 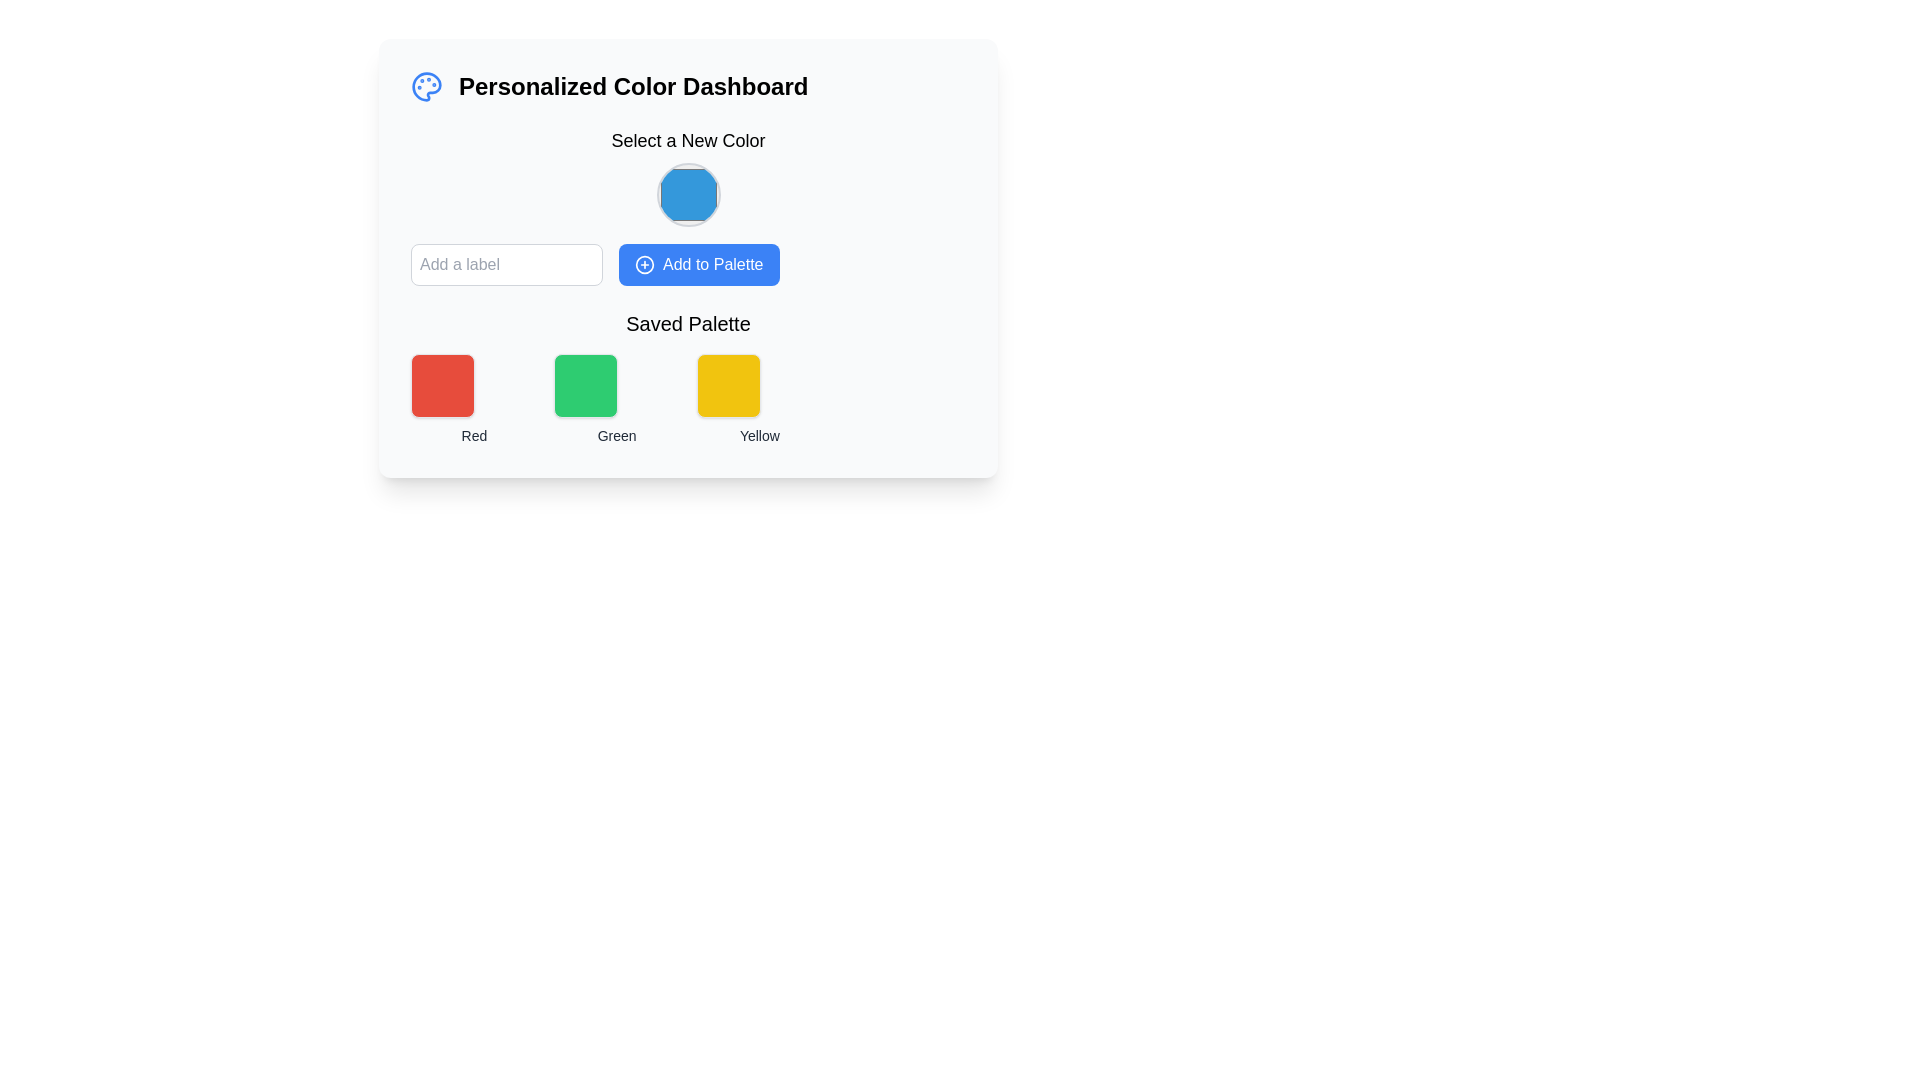 What do you see at coordinates (426, 86) in the screenshot?
I see `the decorative graphic or logo located in the top-left corner of the main interface, adjacent to the title 'Personalized Color Dashboard'` at bounding box center [426, 86].